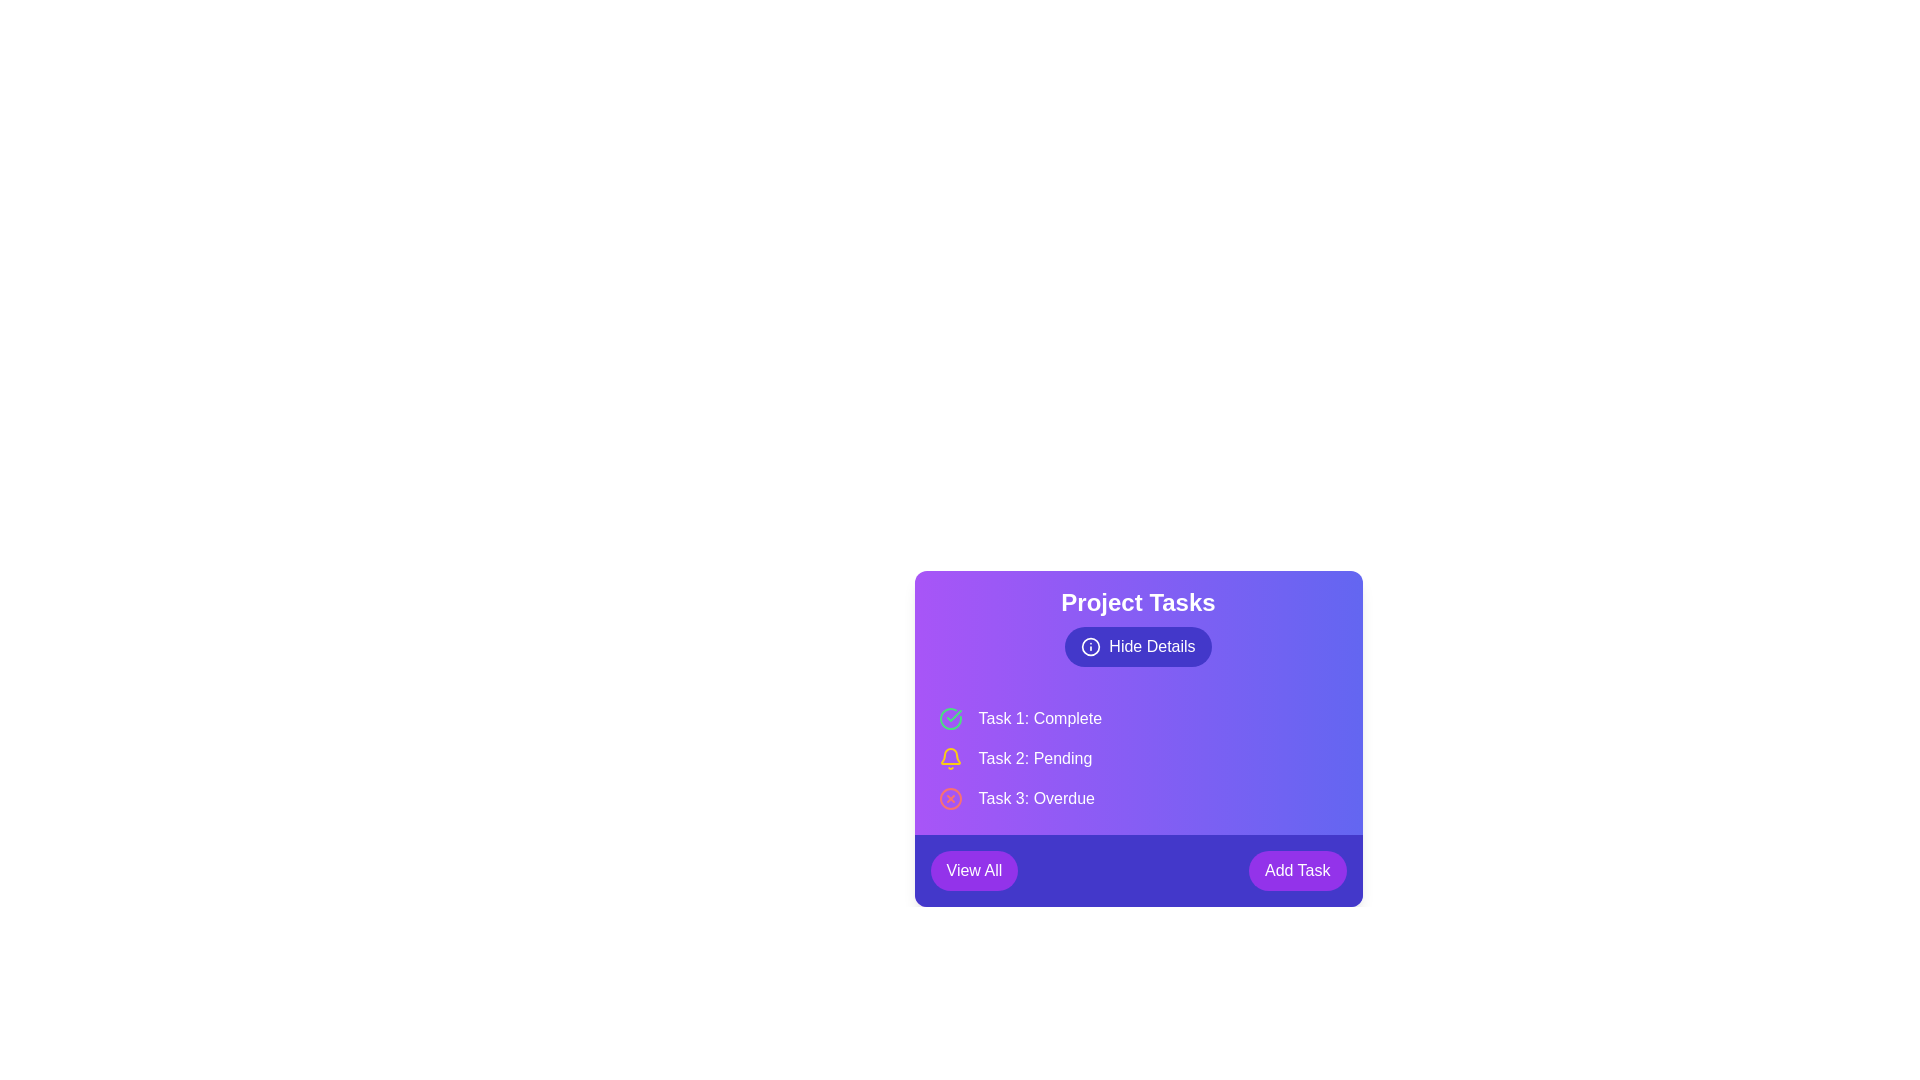  I want to click on the 'Hide Details' button within the 'Project Tasks' section of the card-like UI element, so click(1138, 626).